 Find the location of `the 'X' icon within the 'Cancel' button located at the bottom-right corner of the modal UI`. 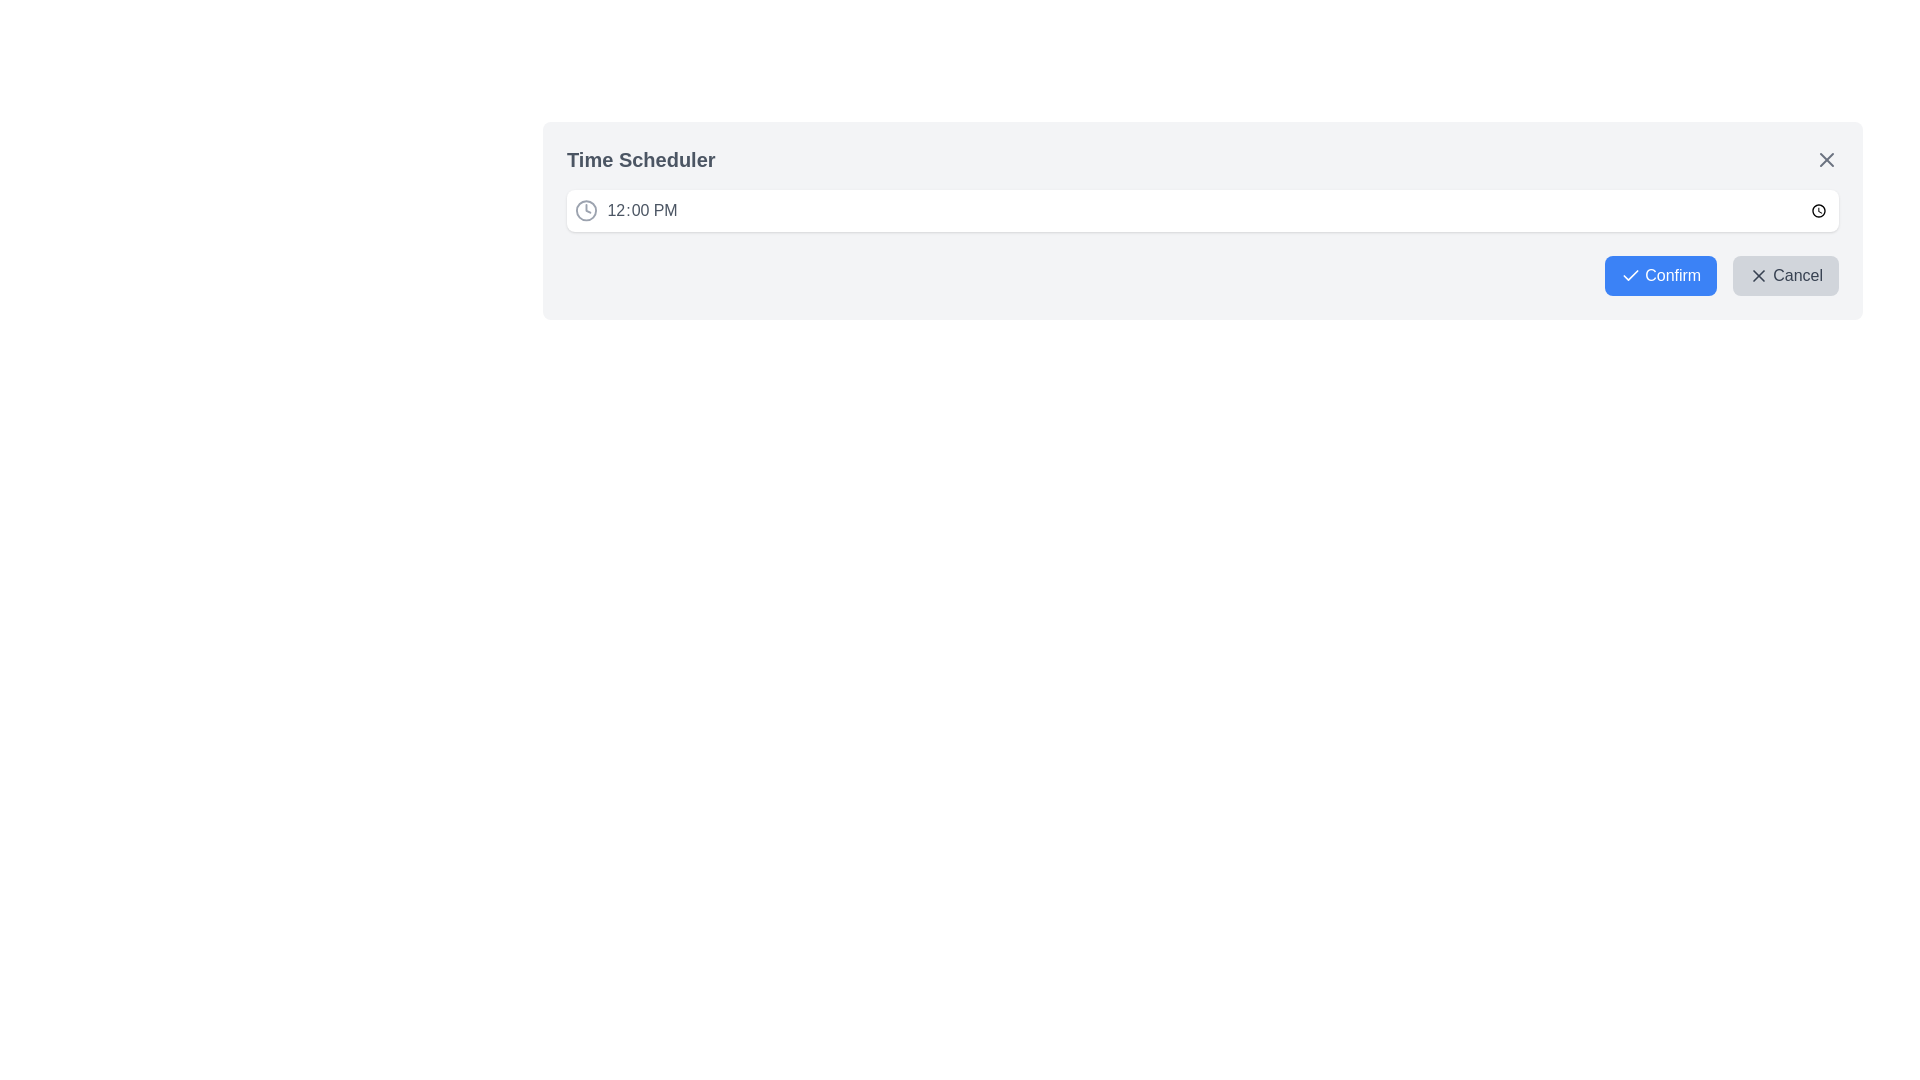

the 'X' icon within the 'Cancel' button located at the bottom-right corner of the modal UI is located at coordinates (1758, 276).